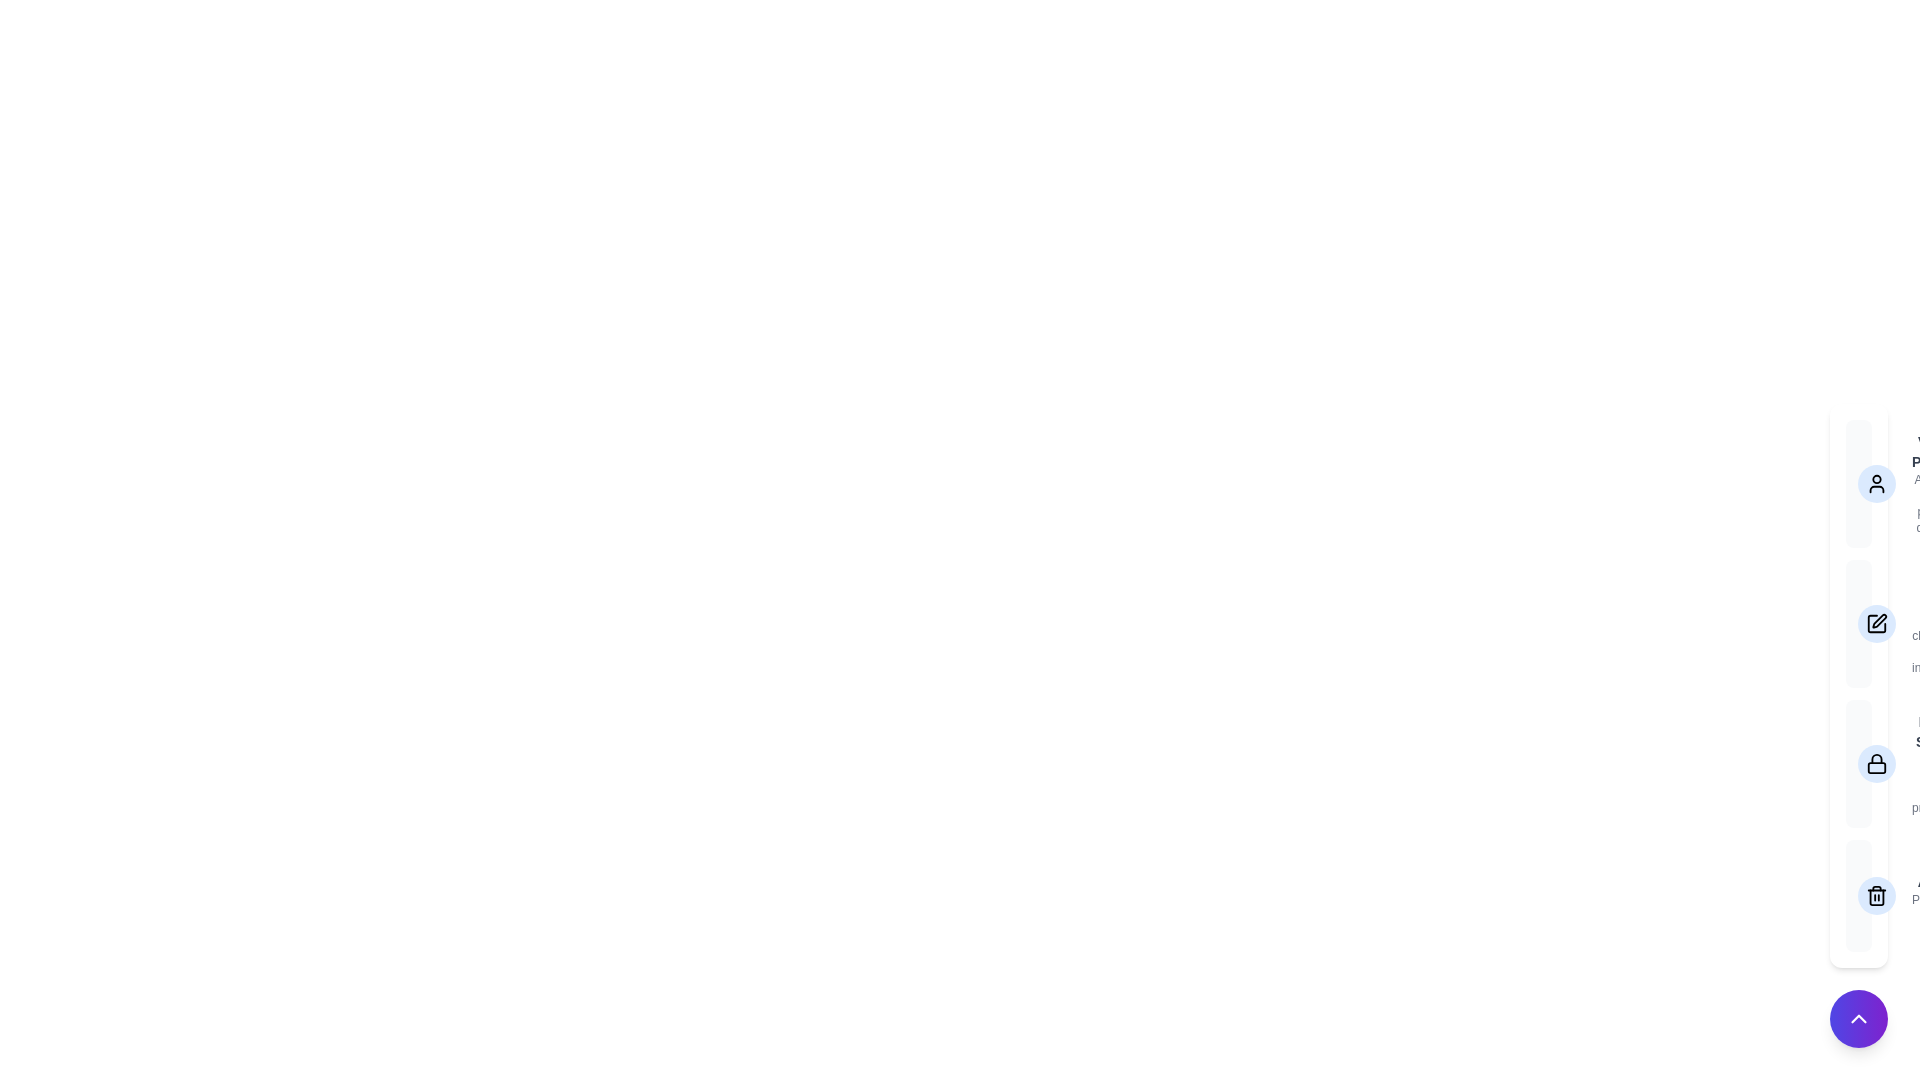  Describe the element at coordinates (1857, 763) in the screenshot. I see `the menu option labeled Privacy Settings` at that location.